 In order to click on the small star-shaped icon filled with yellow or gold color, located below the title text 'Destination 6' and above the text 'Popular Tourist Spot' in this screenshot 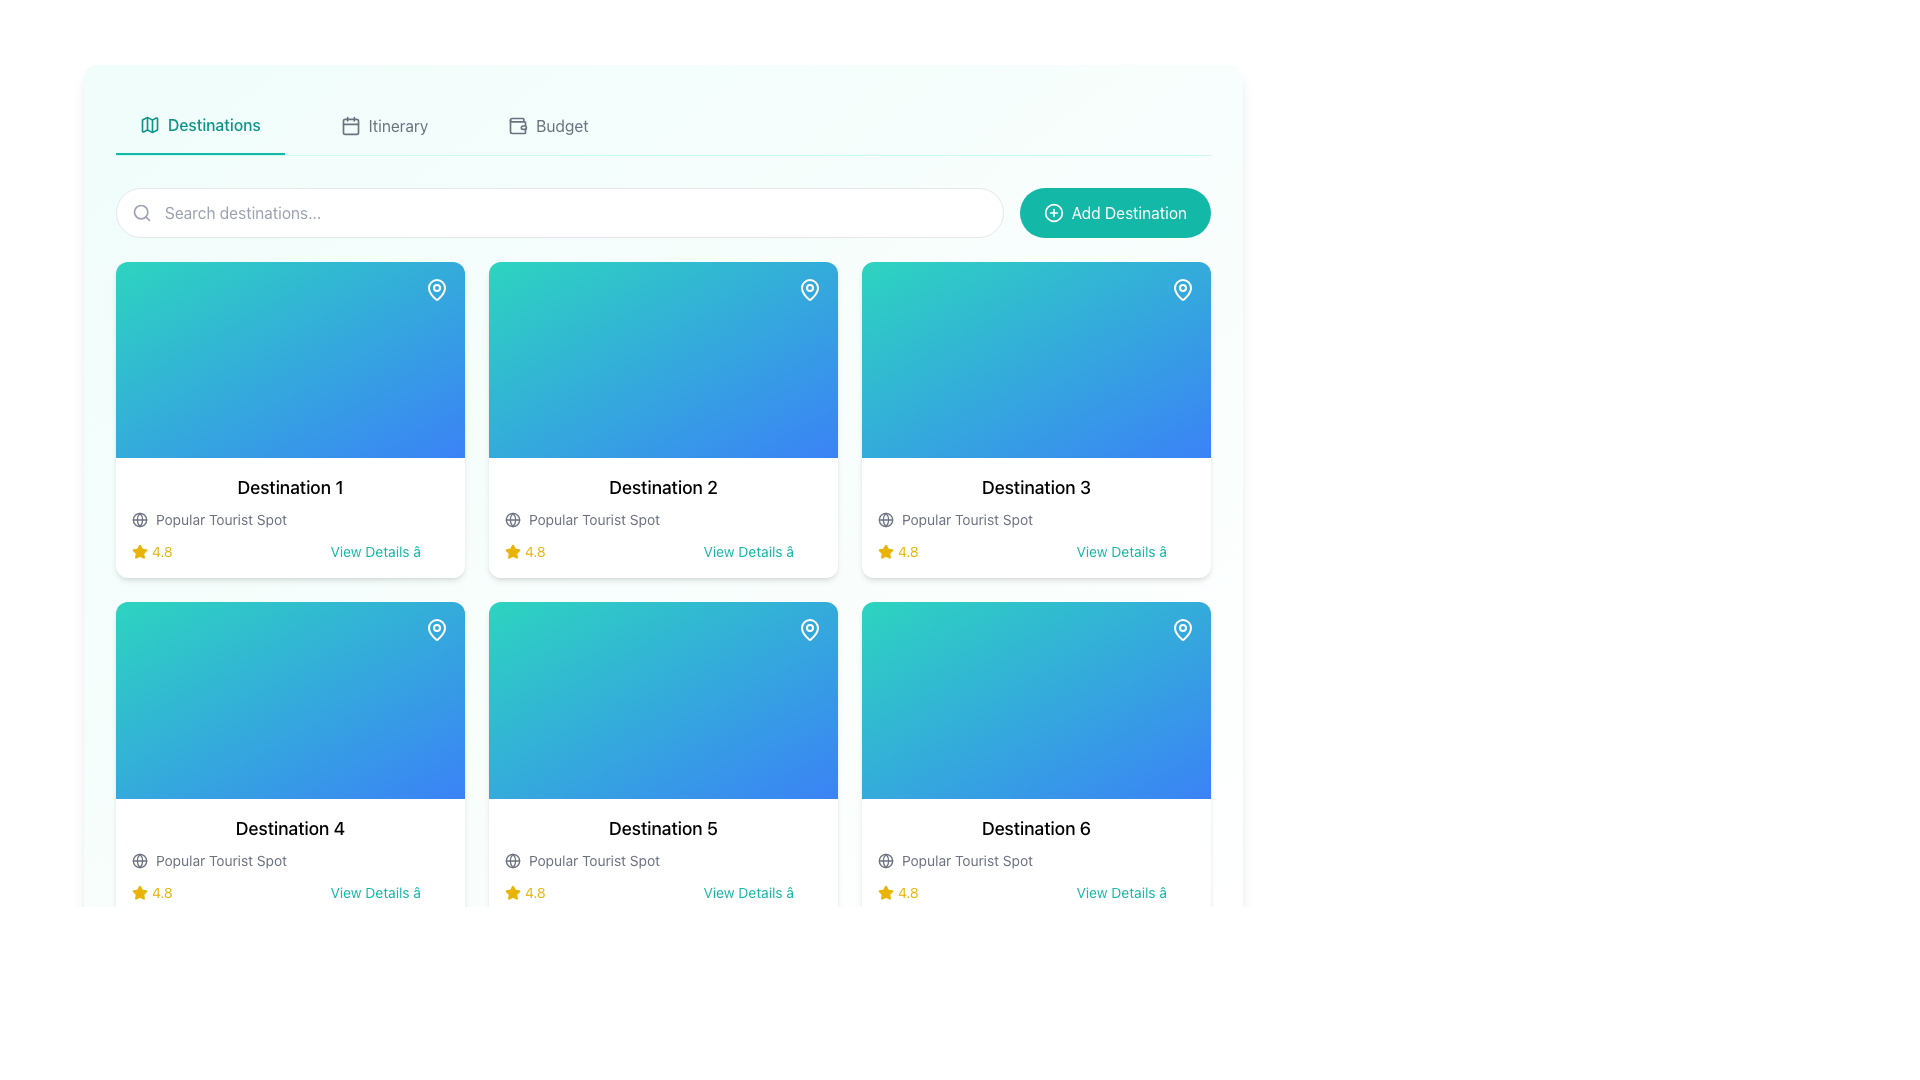, I will do `click(885, 891)`.